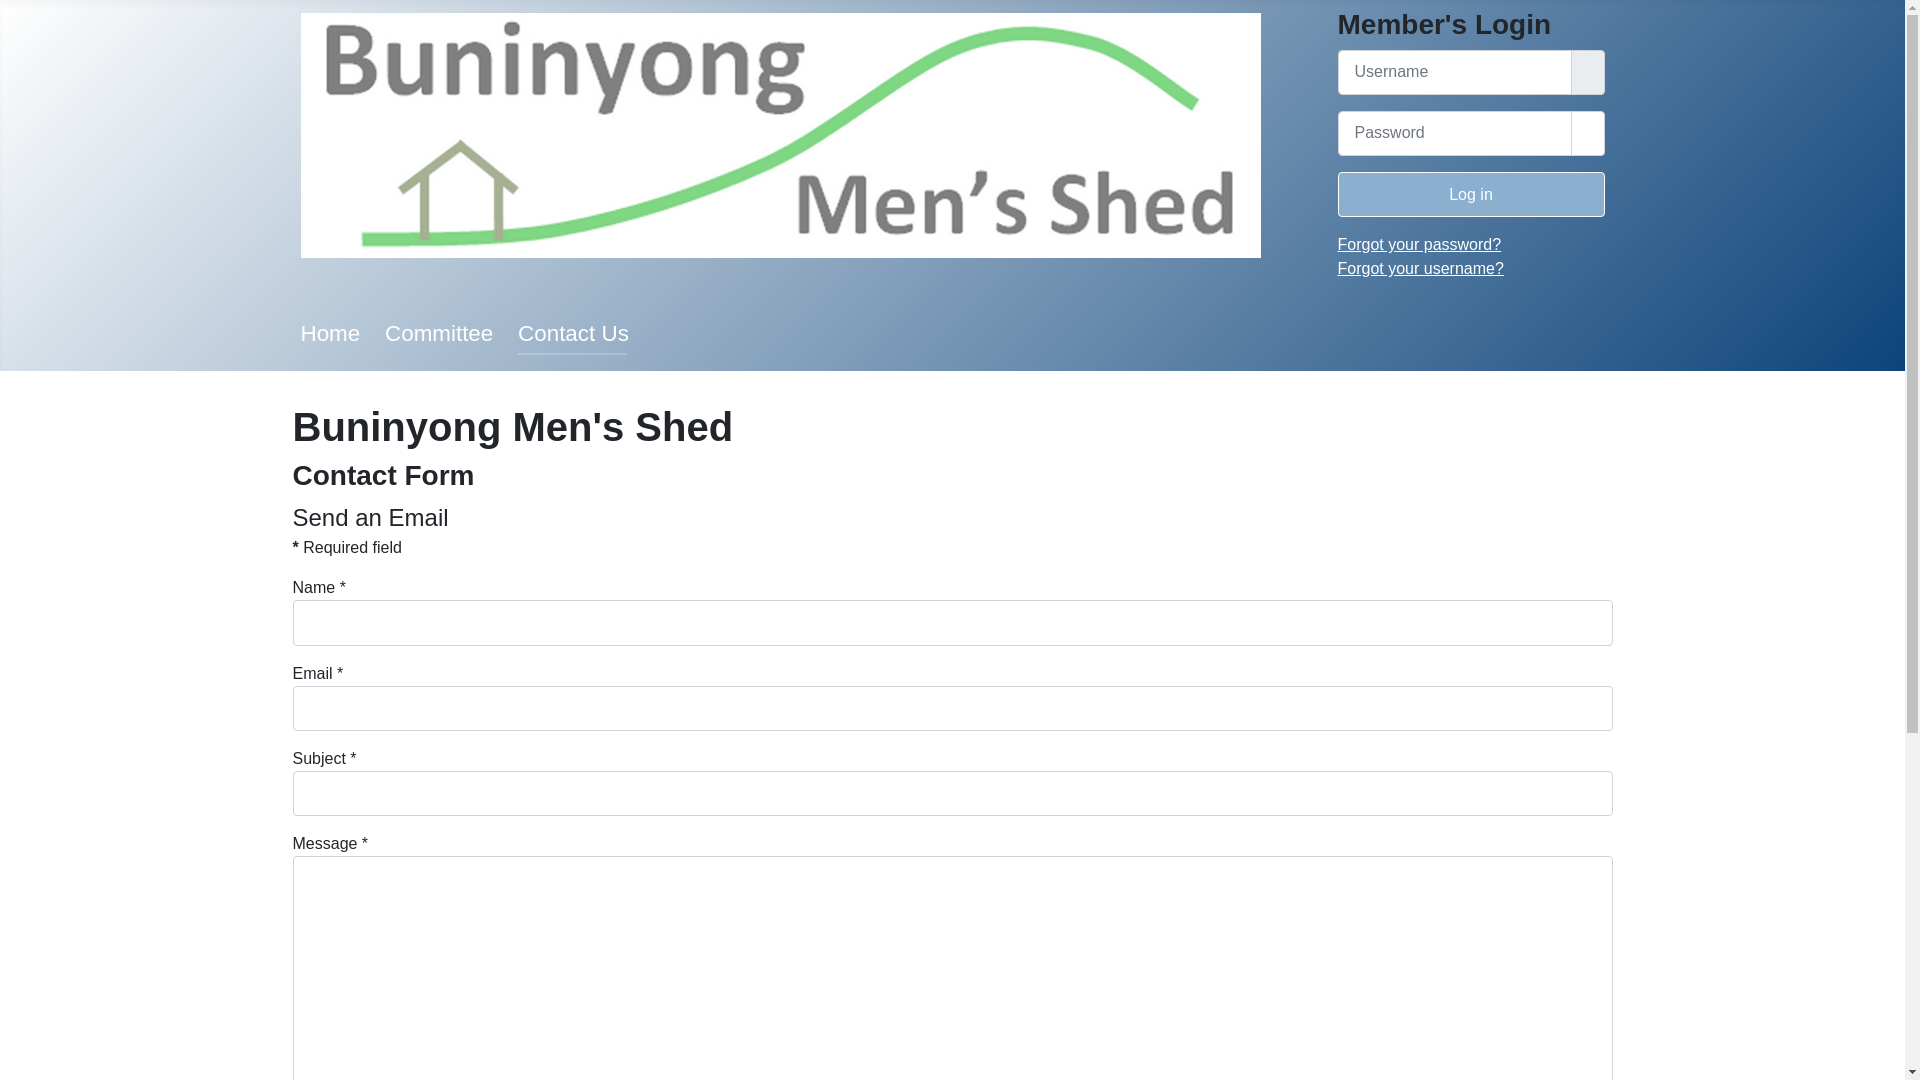  I want to click on 'Log in', so click(1471, 194).